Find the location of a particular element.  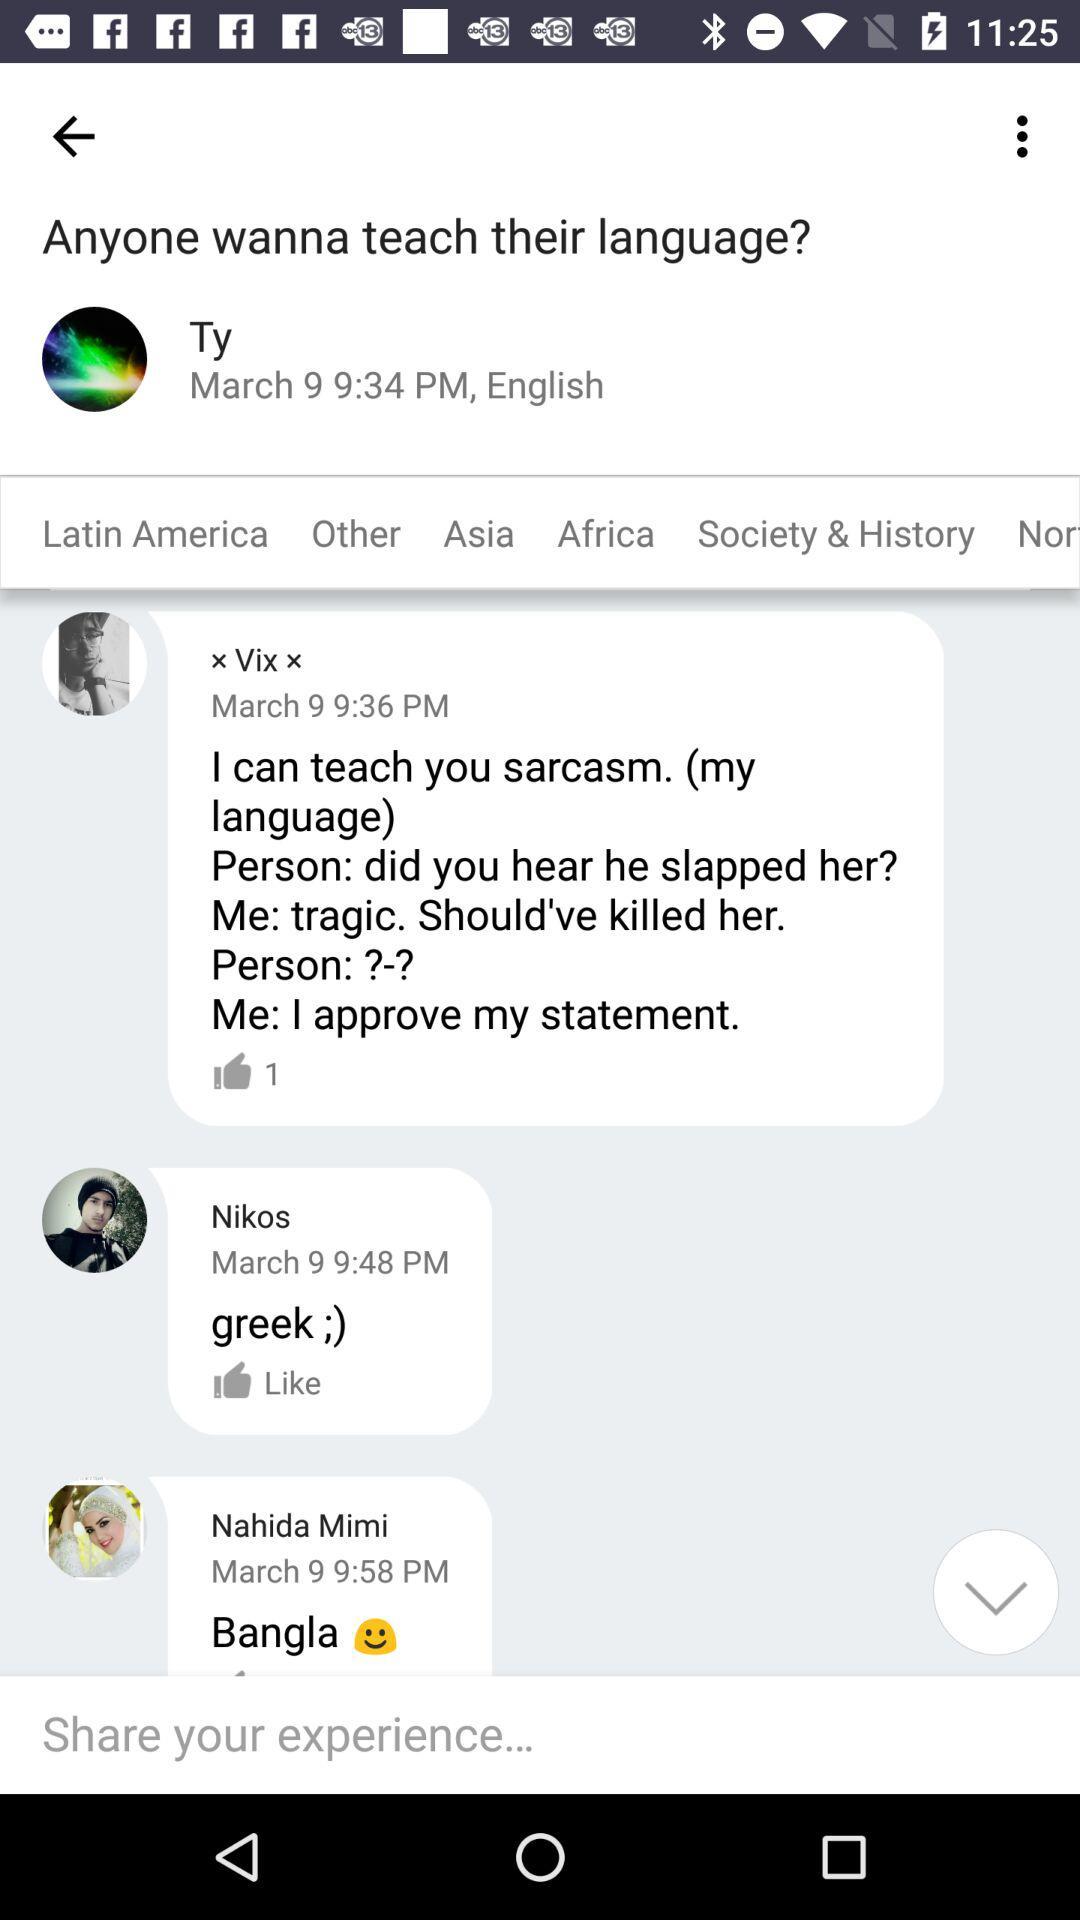

the item next to the anyone wanna teach item is located at coordinates (1027, 135).